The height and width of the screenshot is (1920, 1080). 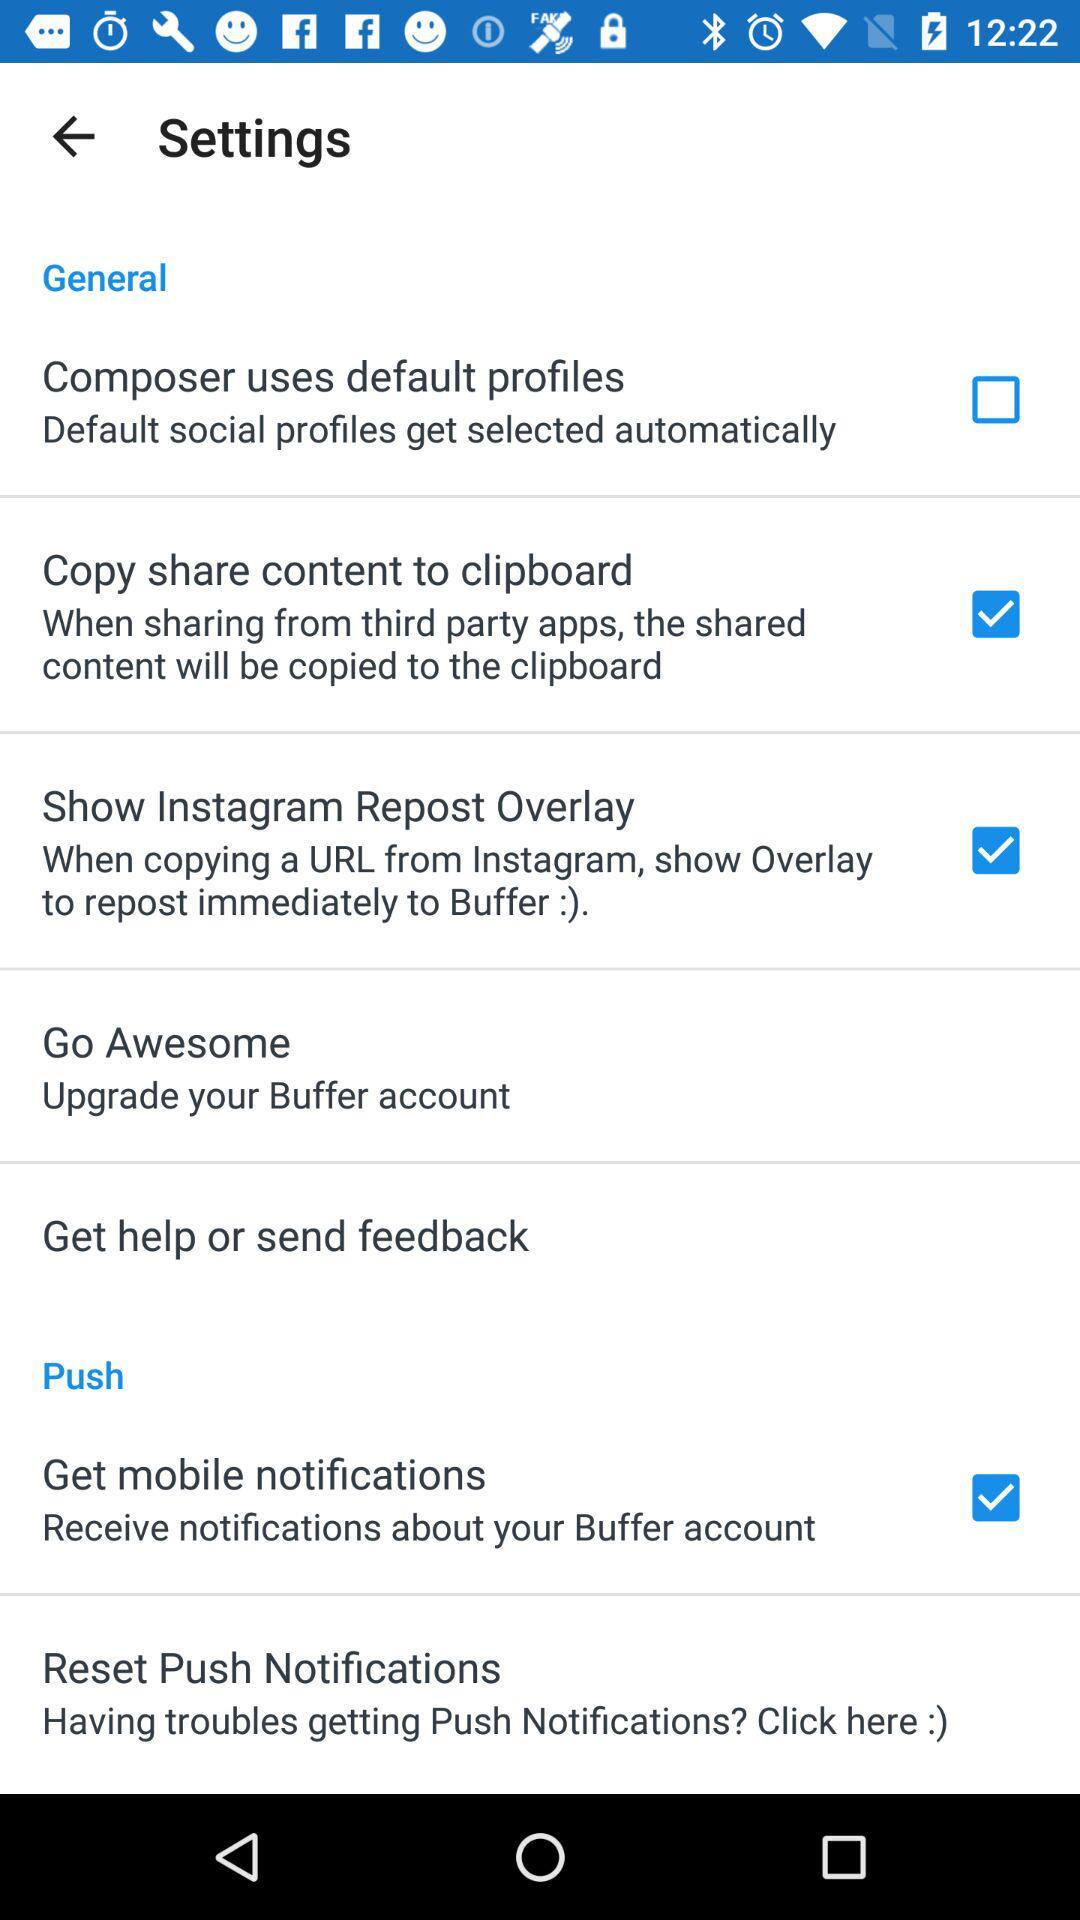 What do you see at coordinates (72, 135) in the screenshot?
I see `icon above the general` at bounding box center [72, 135].